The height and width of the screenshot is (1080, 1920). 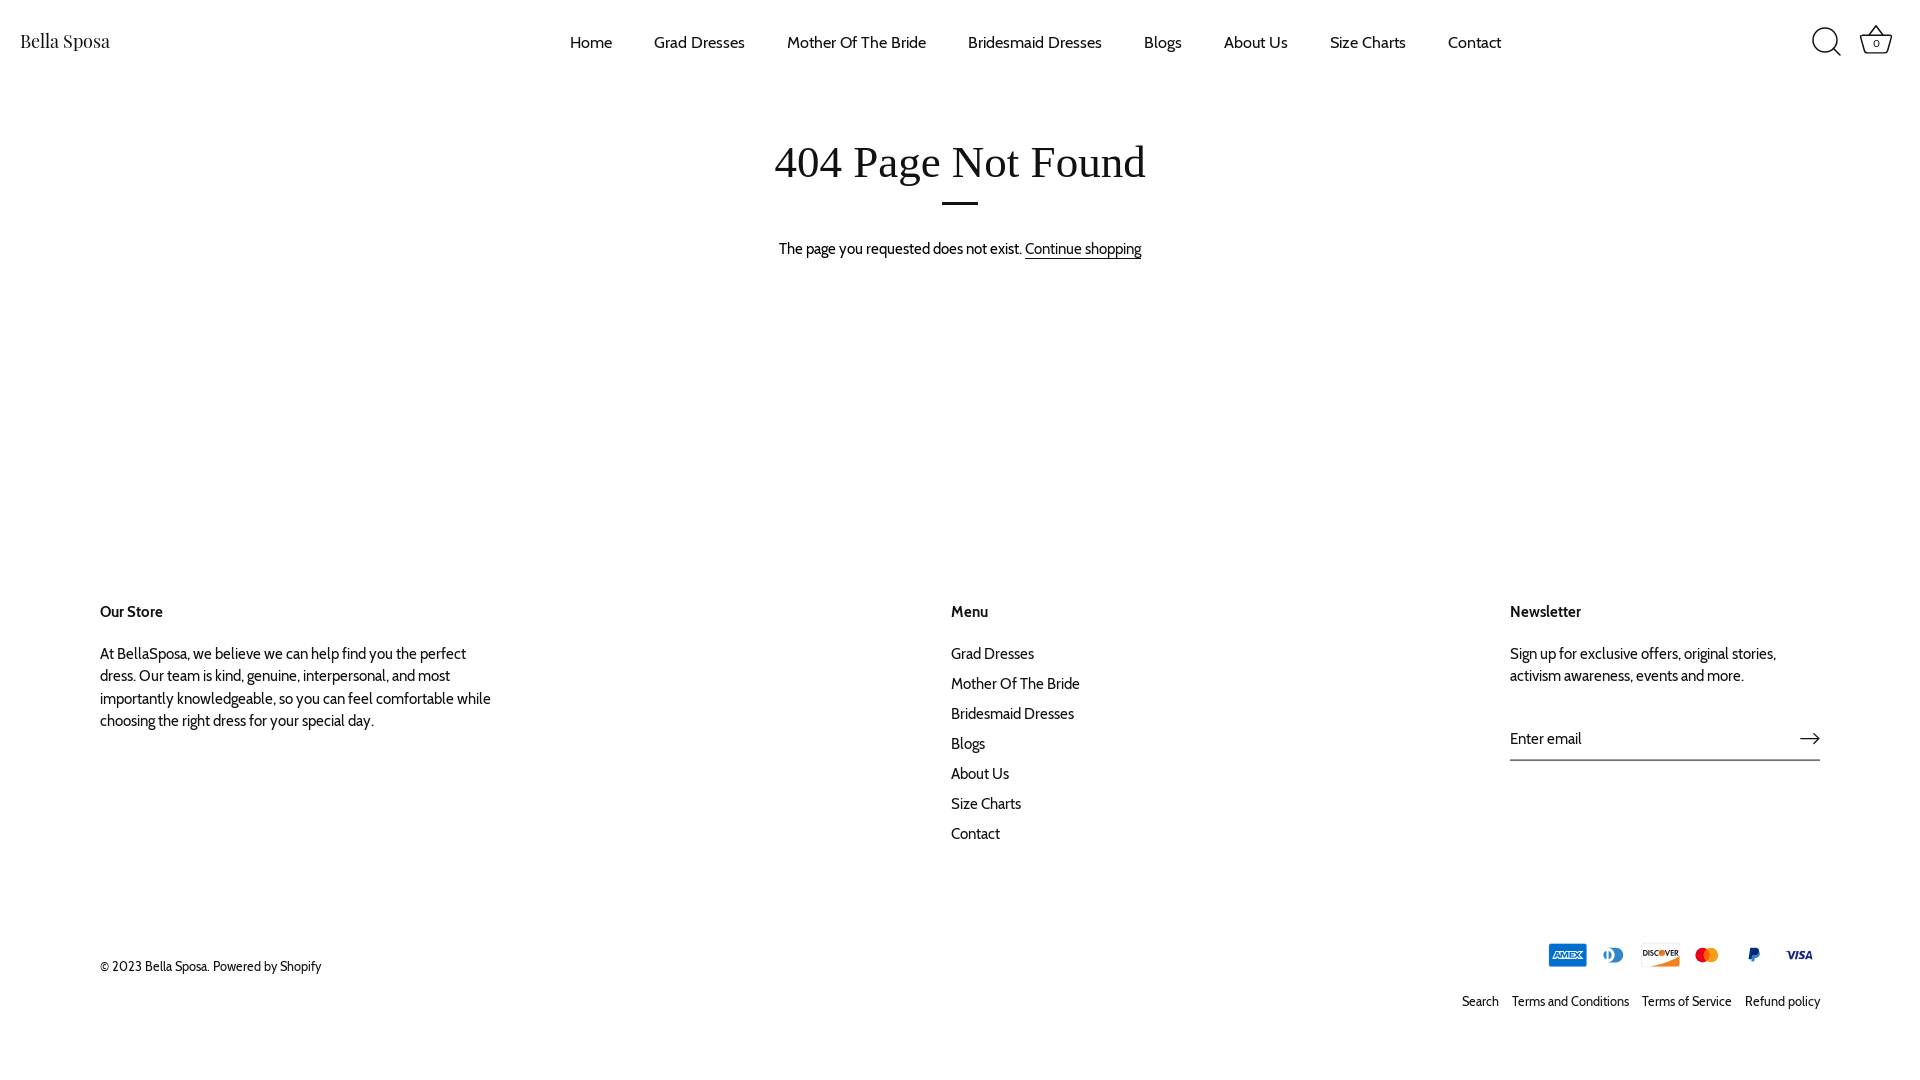 What do you see at coordinates (1685, 1000) in the screenshot?
I see `'Terms of Service'` at bounding box center [1685, 1000].